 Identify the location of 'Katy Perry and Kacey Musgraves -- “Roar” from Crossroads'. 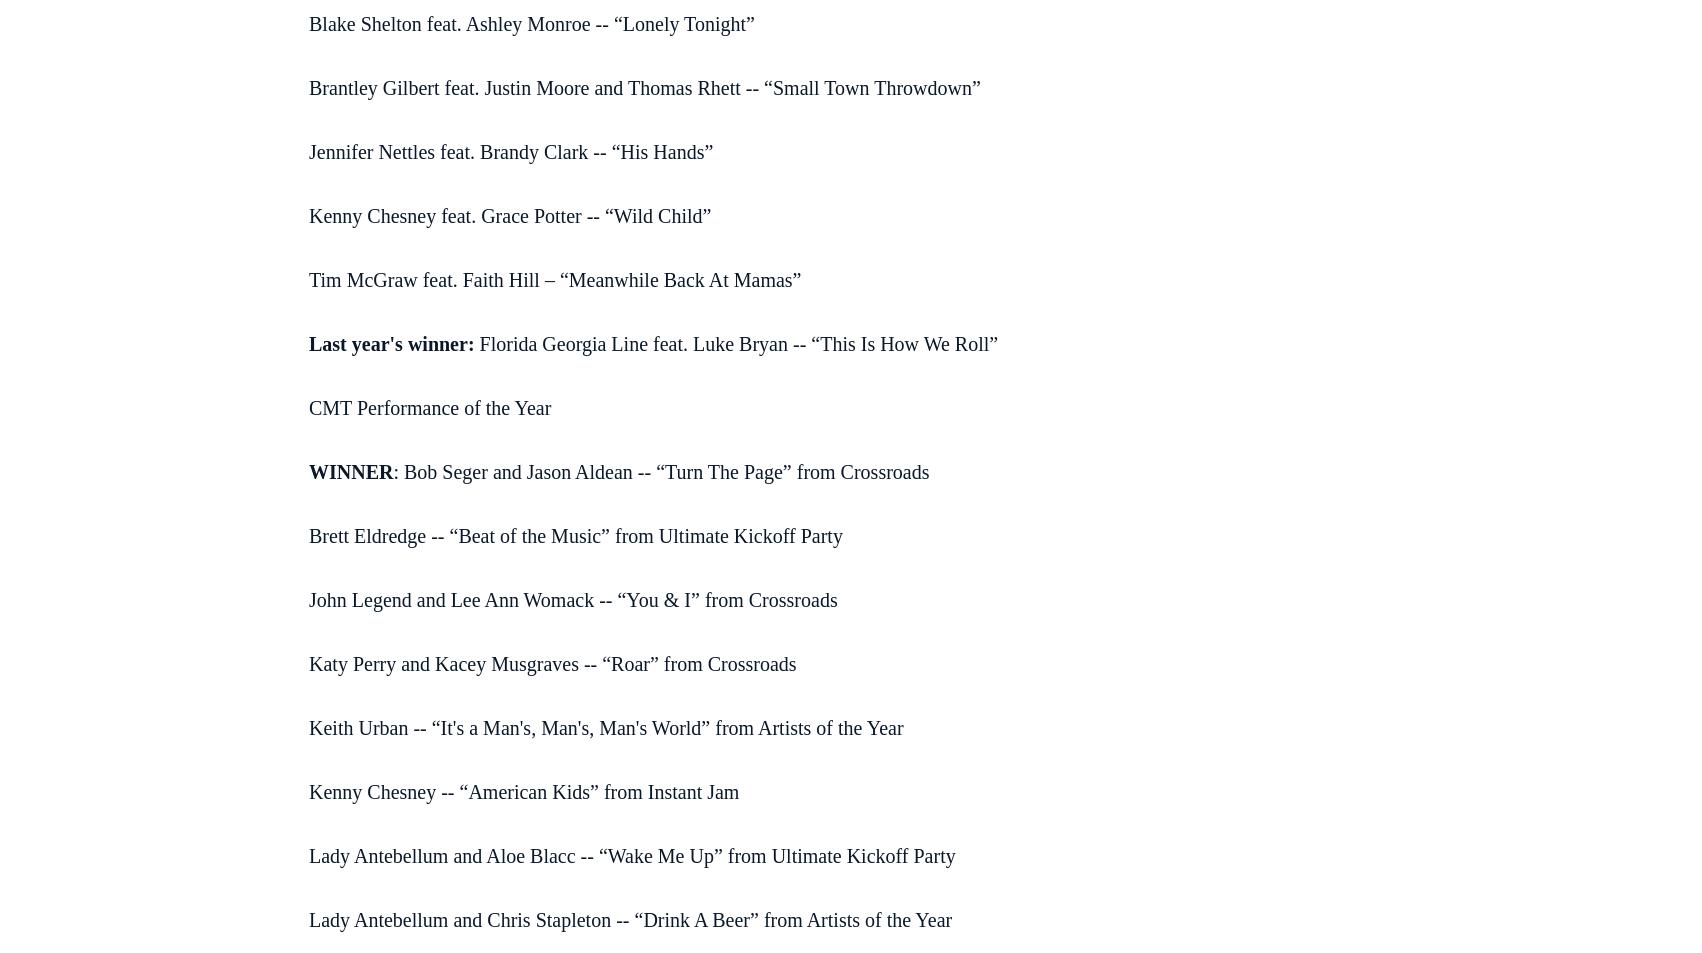
(551, 663).